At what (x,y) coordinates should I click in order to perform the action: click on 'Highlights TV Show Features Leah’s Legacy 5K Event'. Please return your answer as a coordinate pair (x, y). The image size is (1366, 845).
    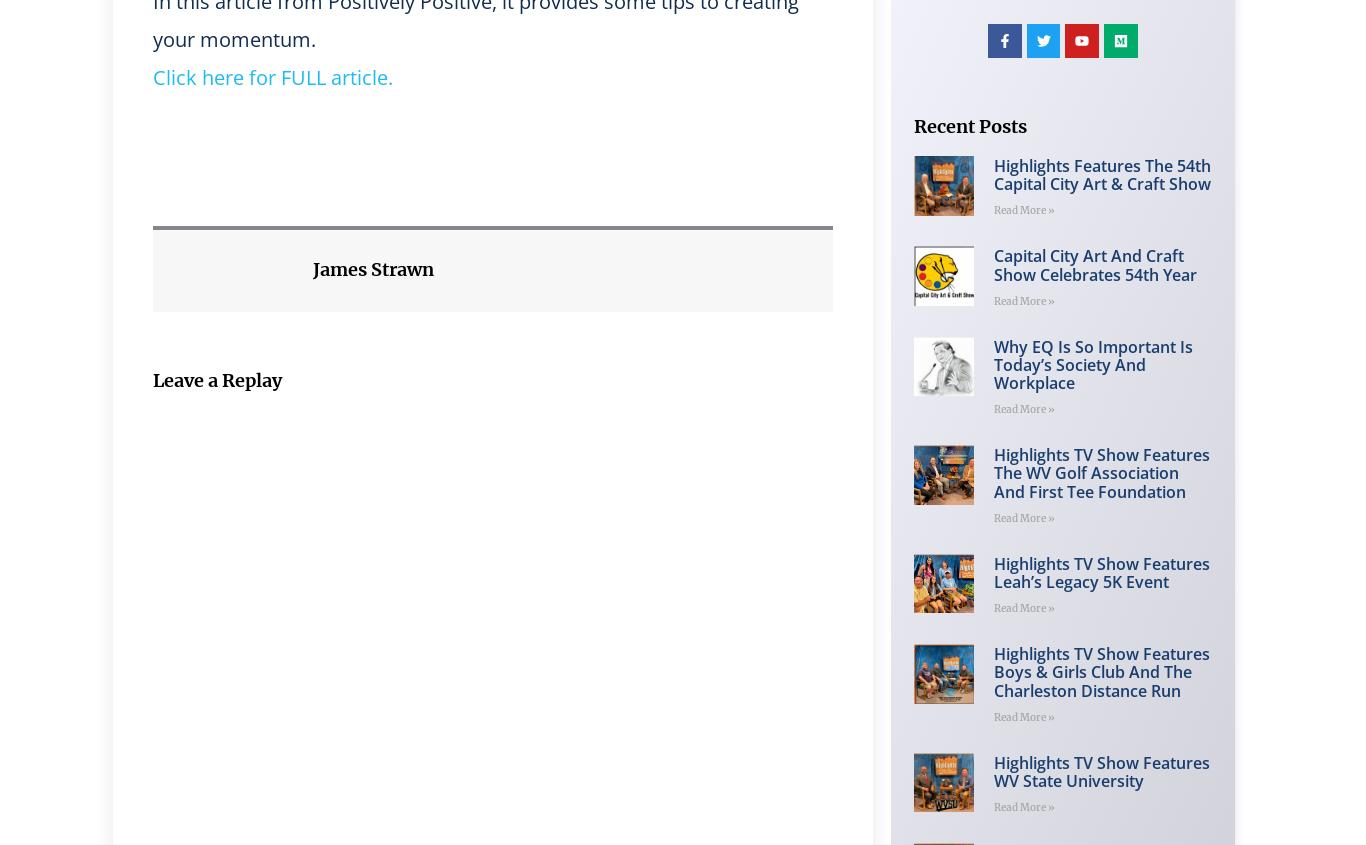
    Looking at the image, I should click on (1099, 571).